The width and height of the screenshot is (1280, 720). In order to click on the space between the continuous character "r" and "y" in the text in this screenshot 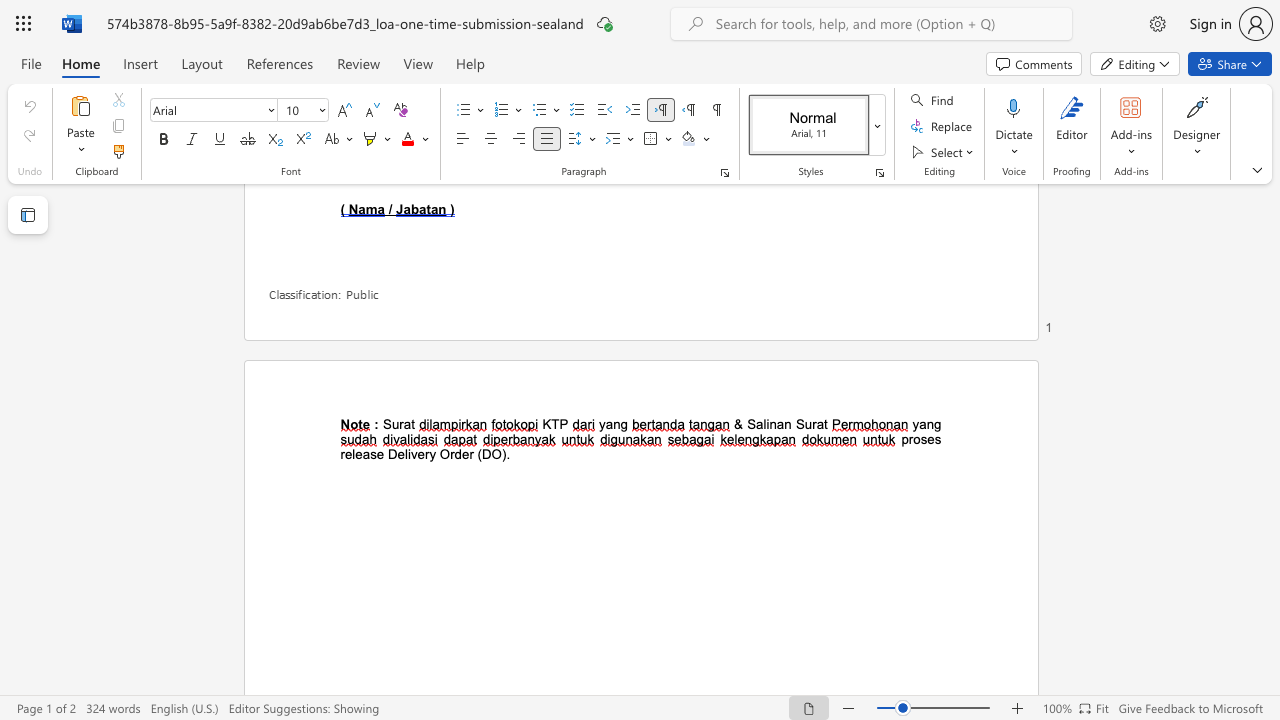, I will do `click(428, 454)`.